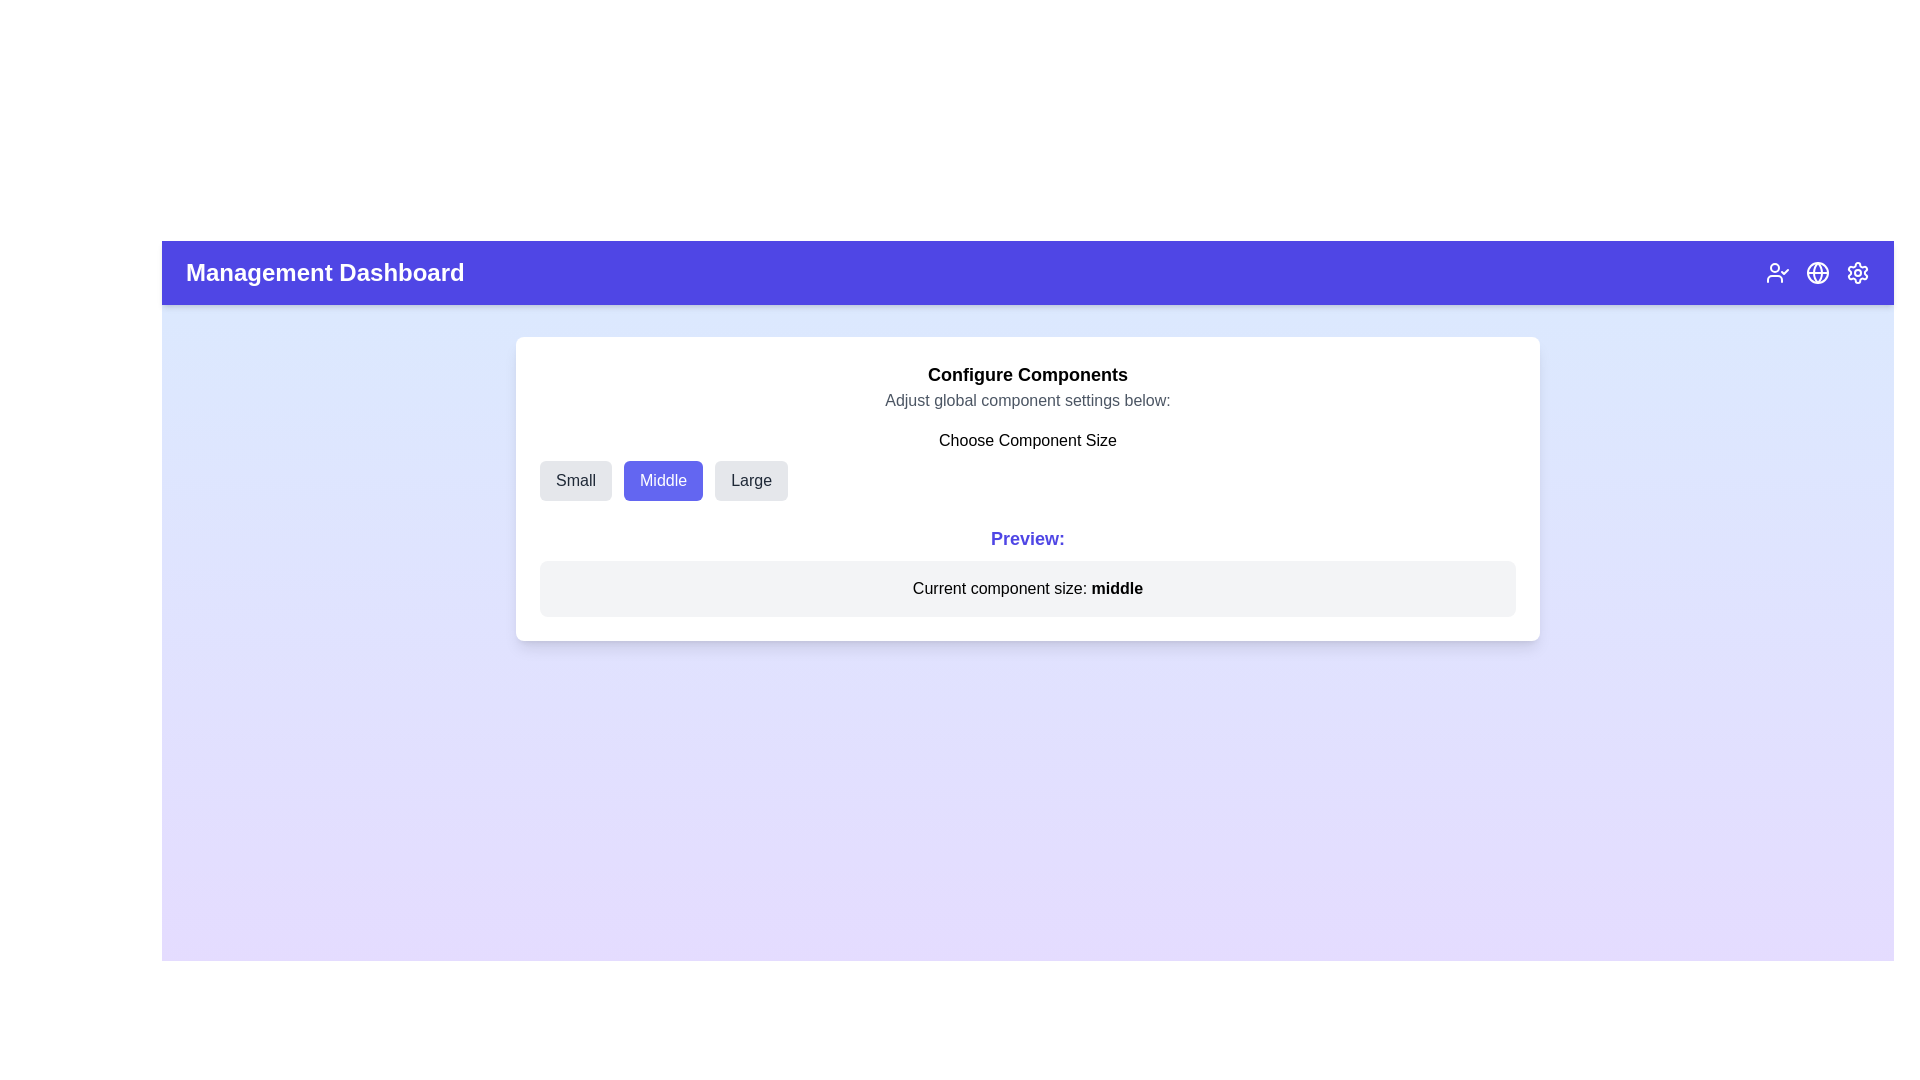  I want to click on the button labeled 'Small', so click(575, 481).